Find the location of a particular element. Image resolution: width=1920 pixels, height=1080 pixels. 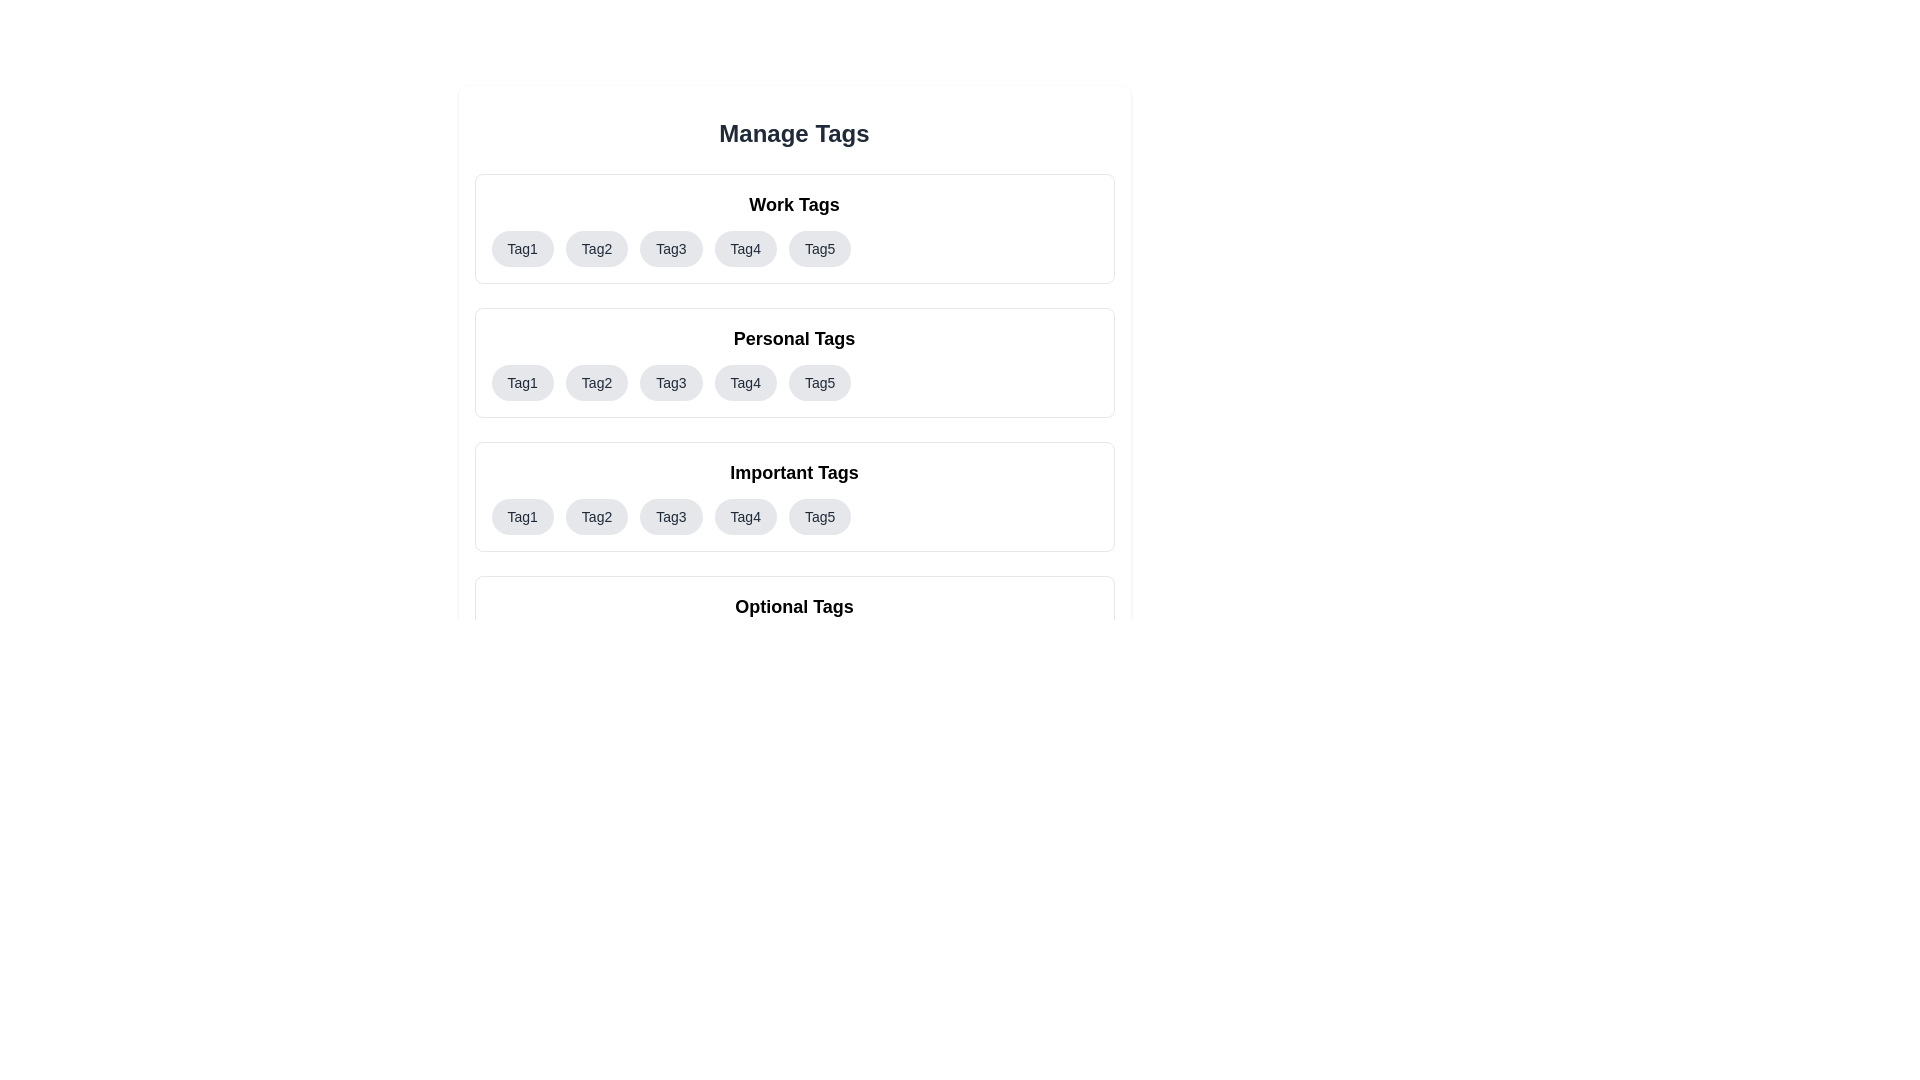

the first tag with the text 'Tag1' in the 'Work Tags' section is located at coordinates (522, 248).